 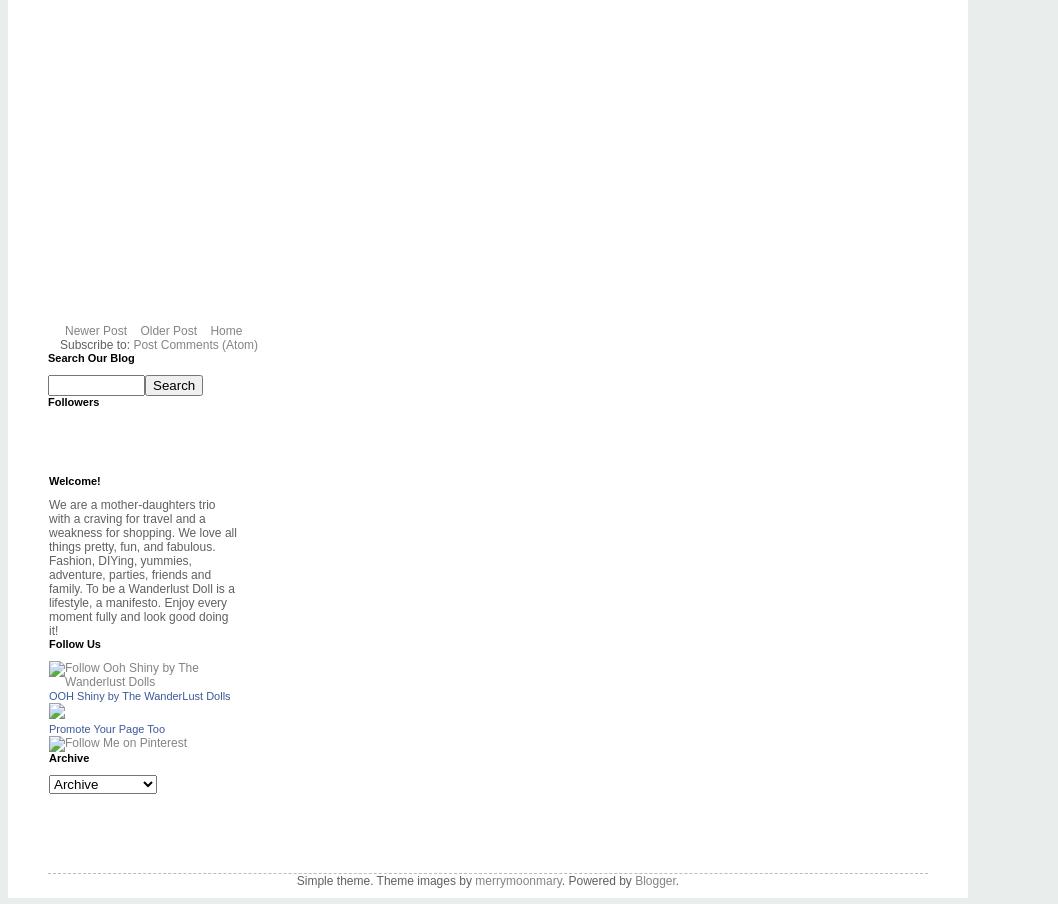 I want to click on 'Blogger', so click(x=654, y=880).